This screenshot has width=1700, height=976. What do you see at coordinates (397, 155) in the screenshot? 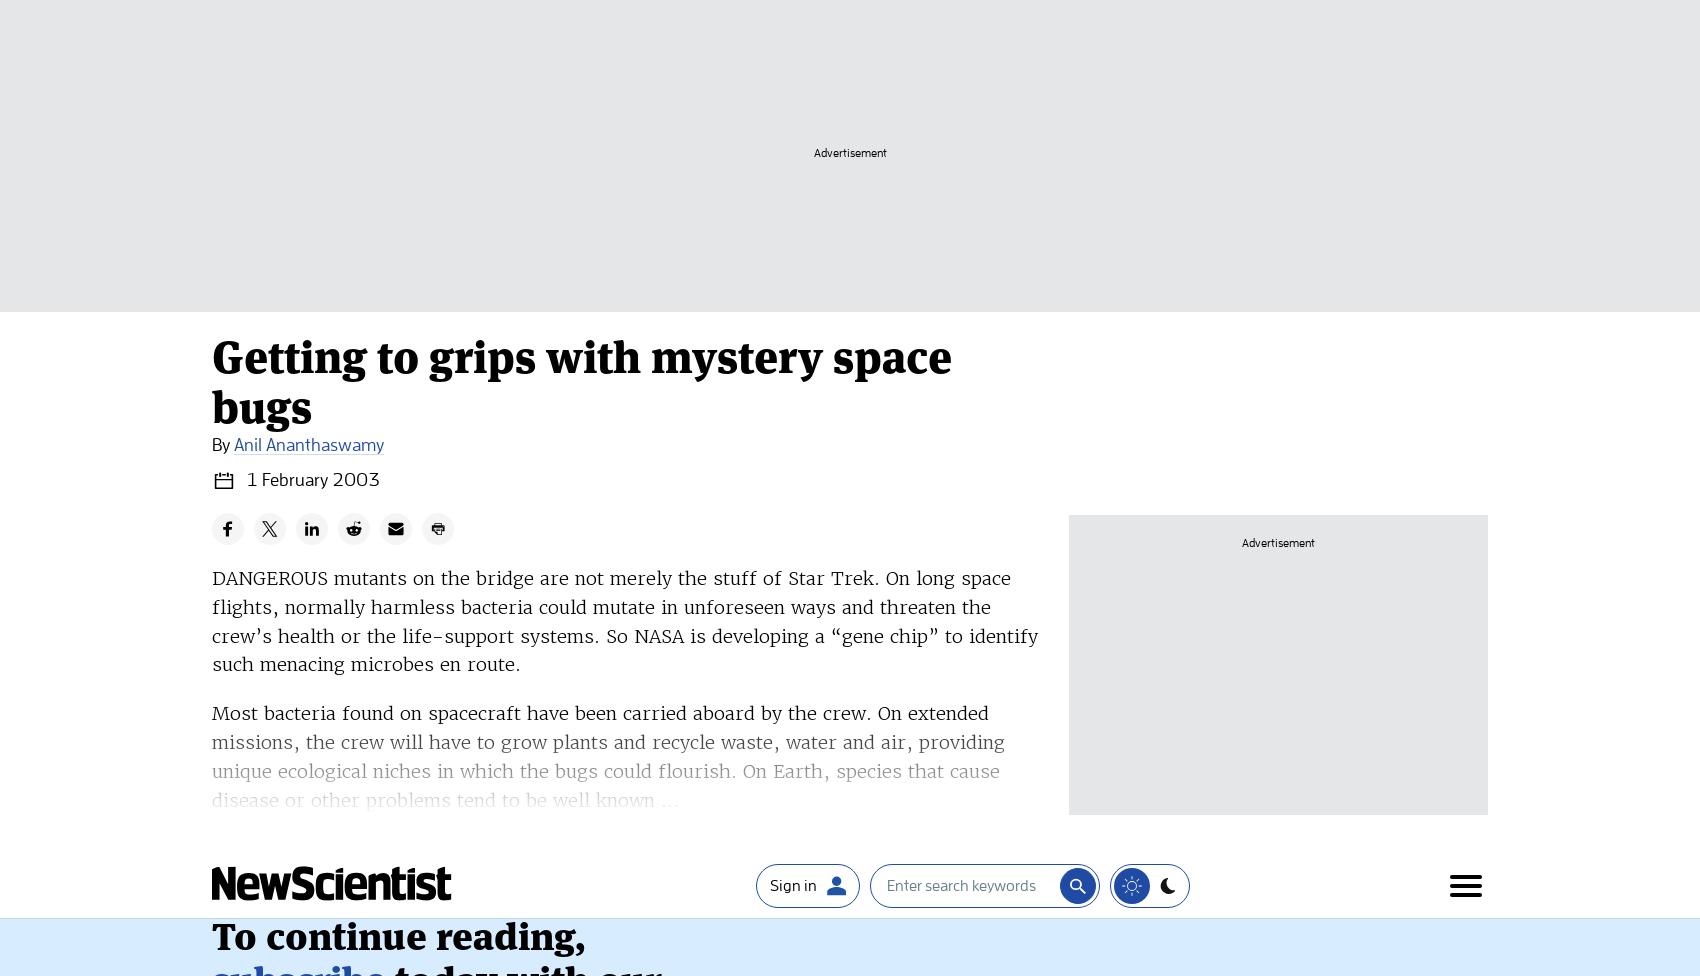
I see `'To continue reading,'` at bounding box center [397, 155].